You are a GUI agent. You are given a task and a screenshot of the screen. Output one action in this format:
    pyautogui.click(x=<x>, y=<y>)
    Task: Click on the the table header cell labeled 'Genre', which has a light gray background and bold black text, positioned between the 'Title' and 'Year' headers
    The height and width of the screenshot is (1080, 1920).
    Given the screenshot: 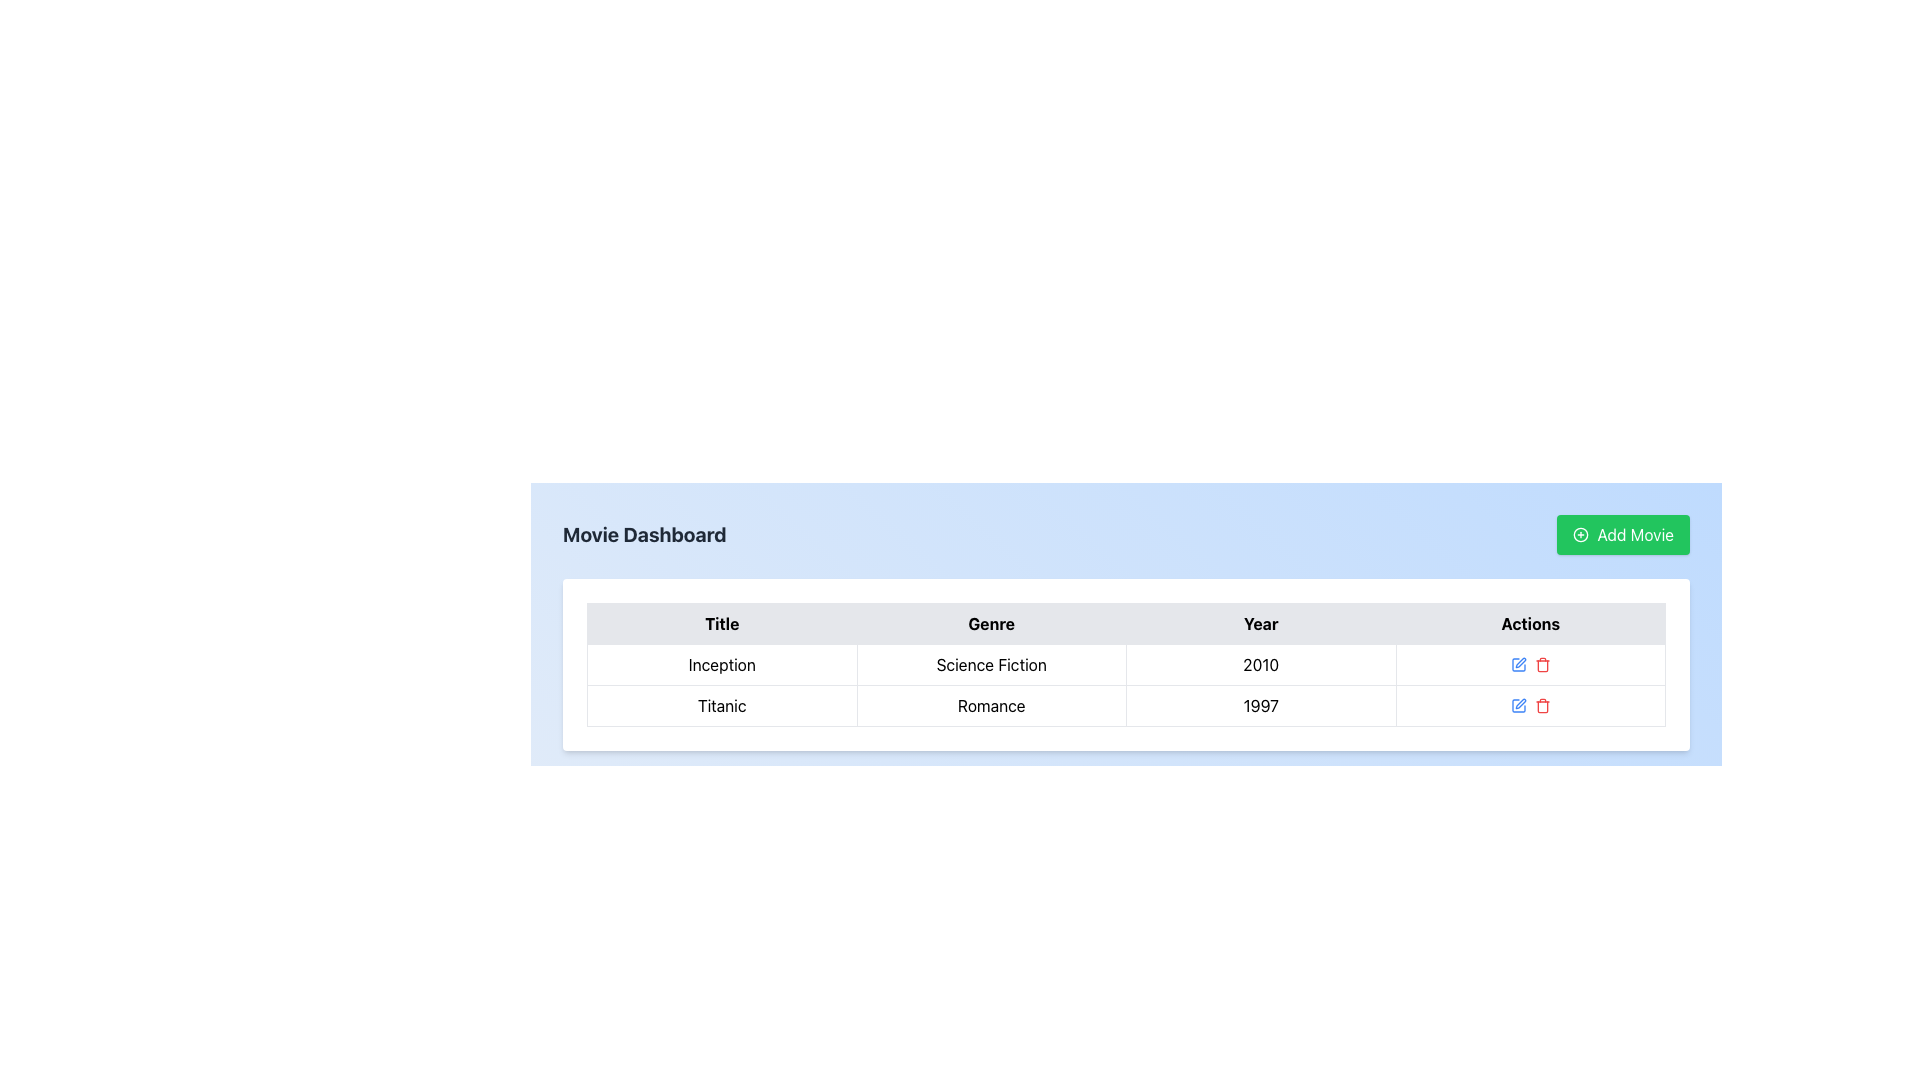 What is the action you would take?
    pyautogui.click(x=991, y=623)
    